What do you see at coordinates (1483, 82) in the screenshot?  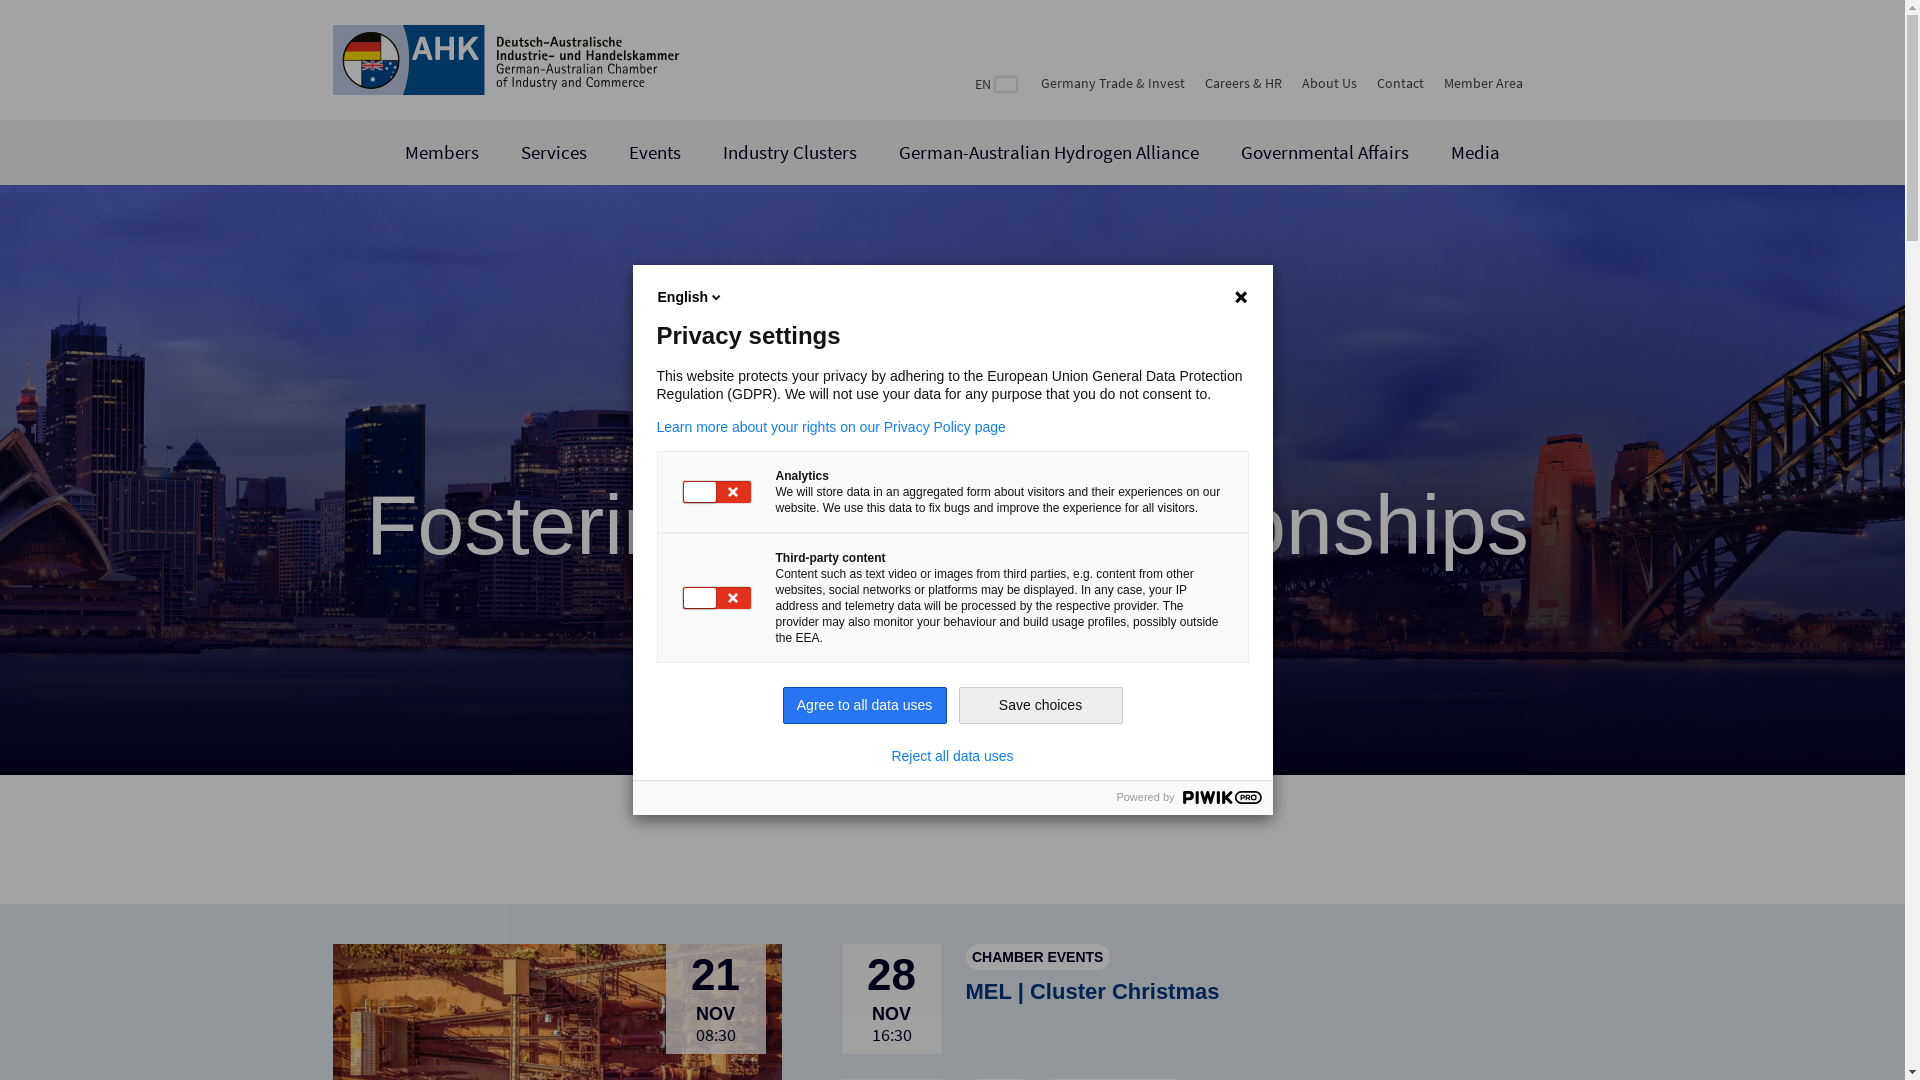 I see `'Member Area'` at bounding box center [1483, 82].